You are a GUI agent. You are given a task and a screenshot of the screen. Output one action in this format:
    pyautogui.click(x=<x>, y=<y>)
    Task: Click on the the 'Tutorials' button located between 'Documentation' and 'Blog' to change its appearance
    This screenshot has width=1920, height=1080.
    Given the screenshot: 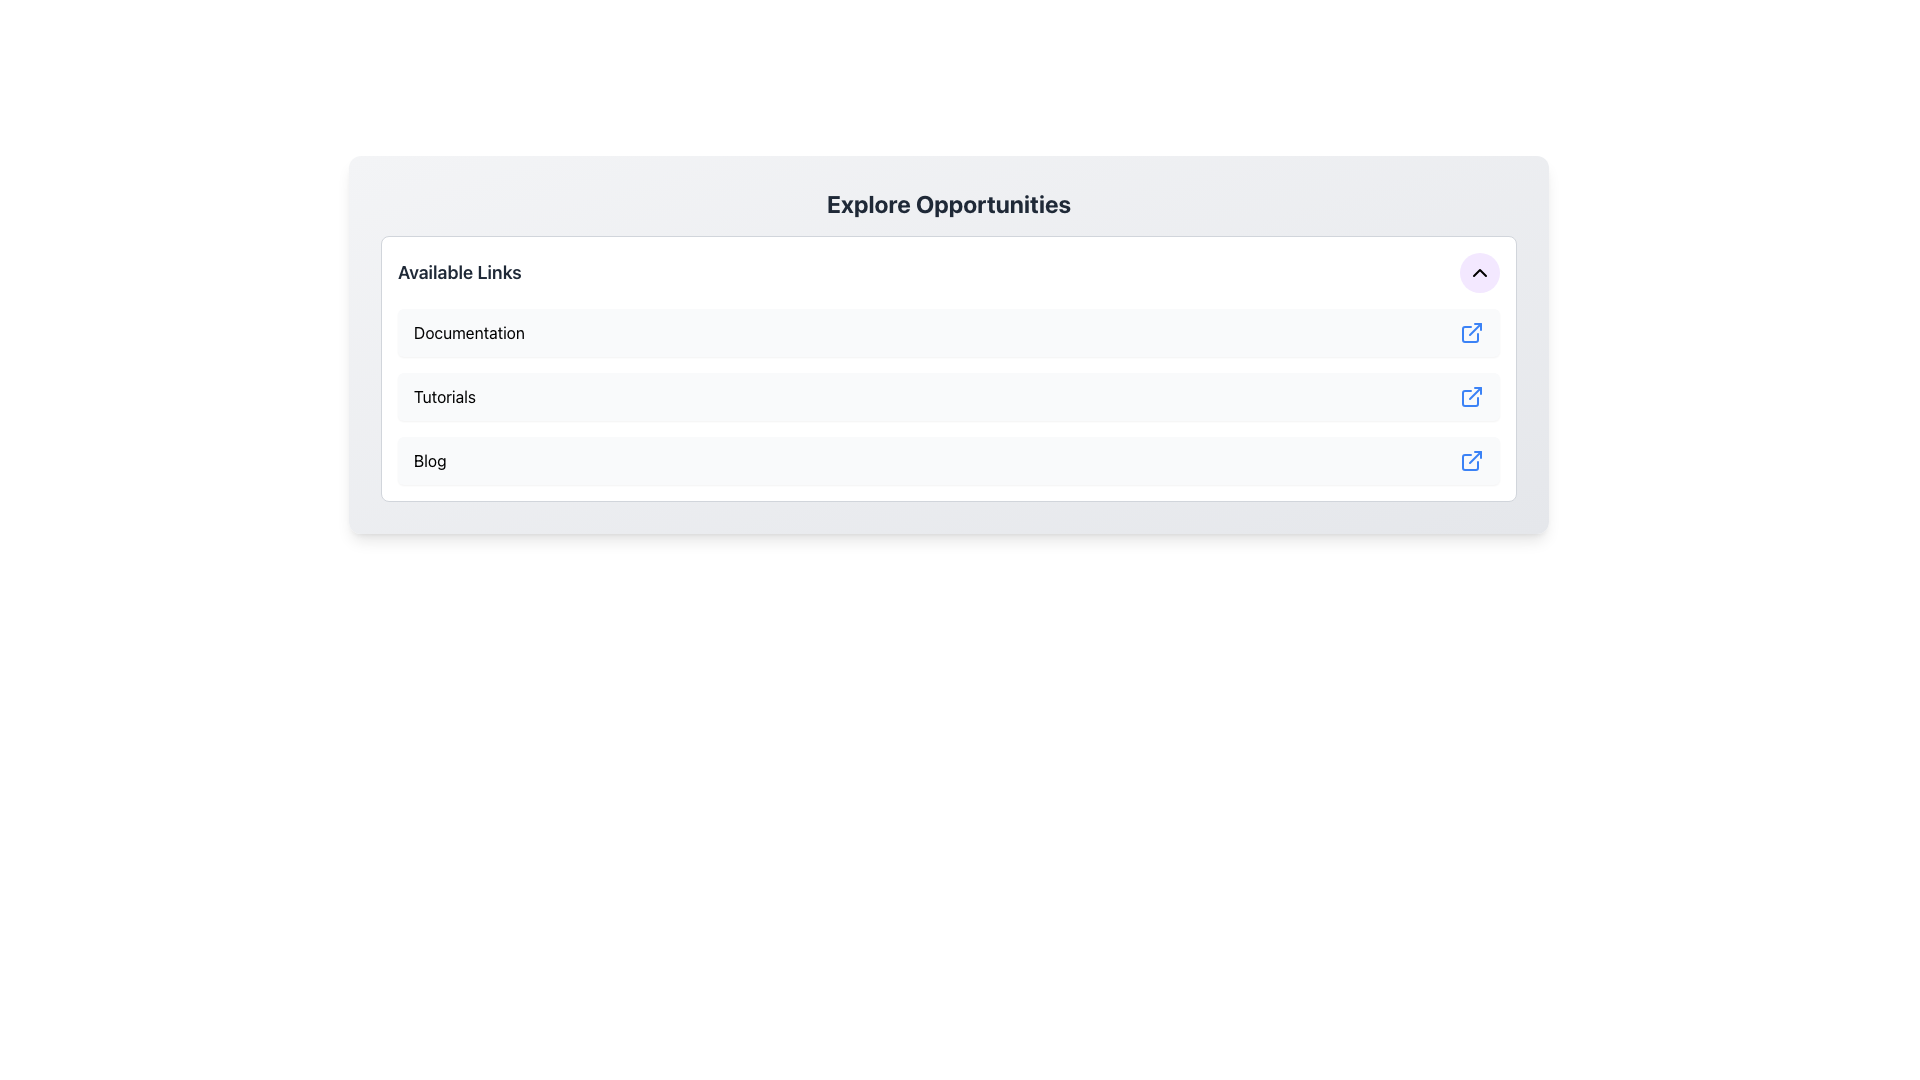 What is the action you would take?
    pyautogui.click(x=948, y=397)
    